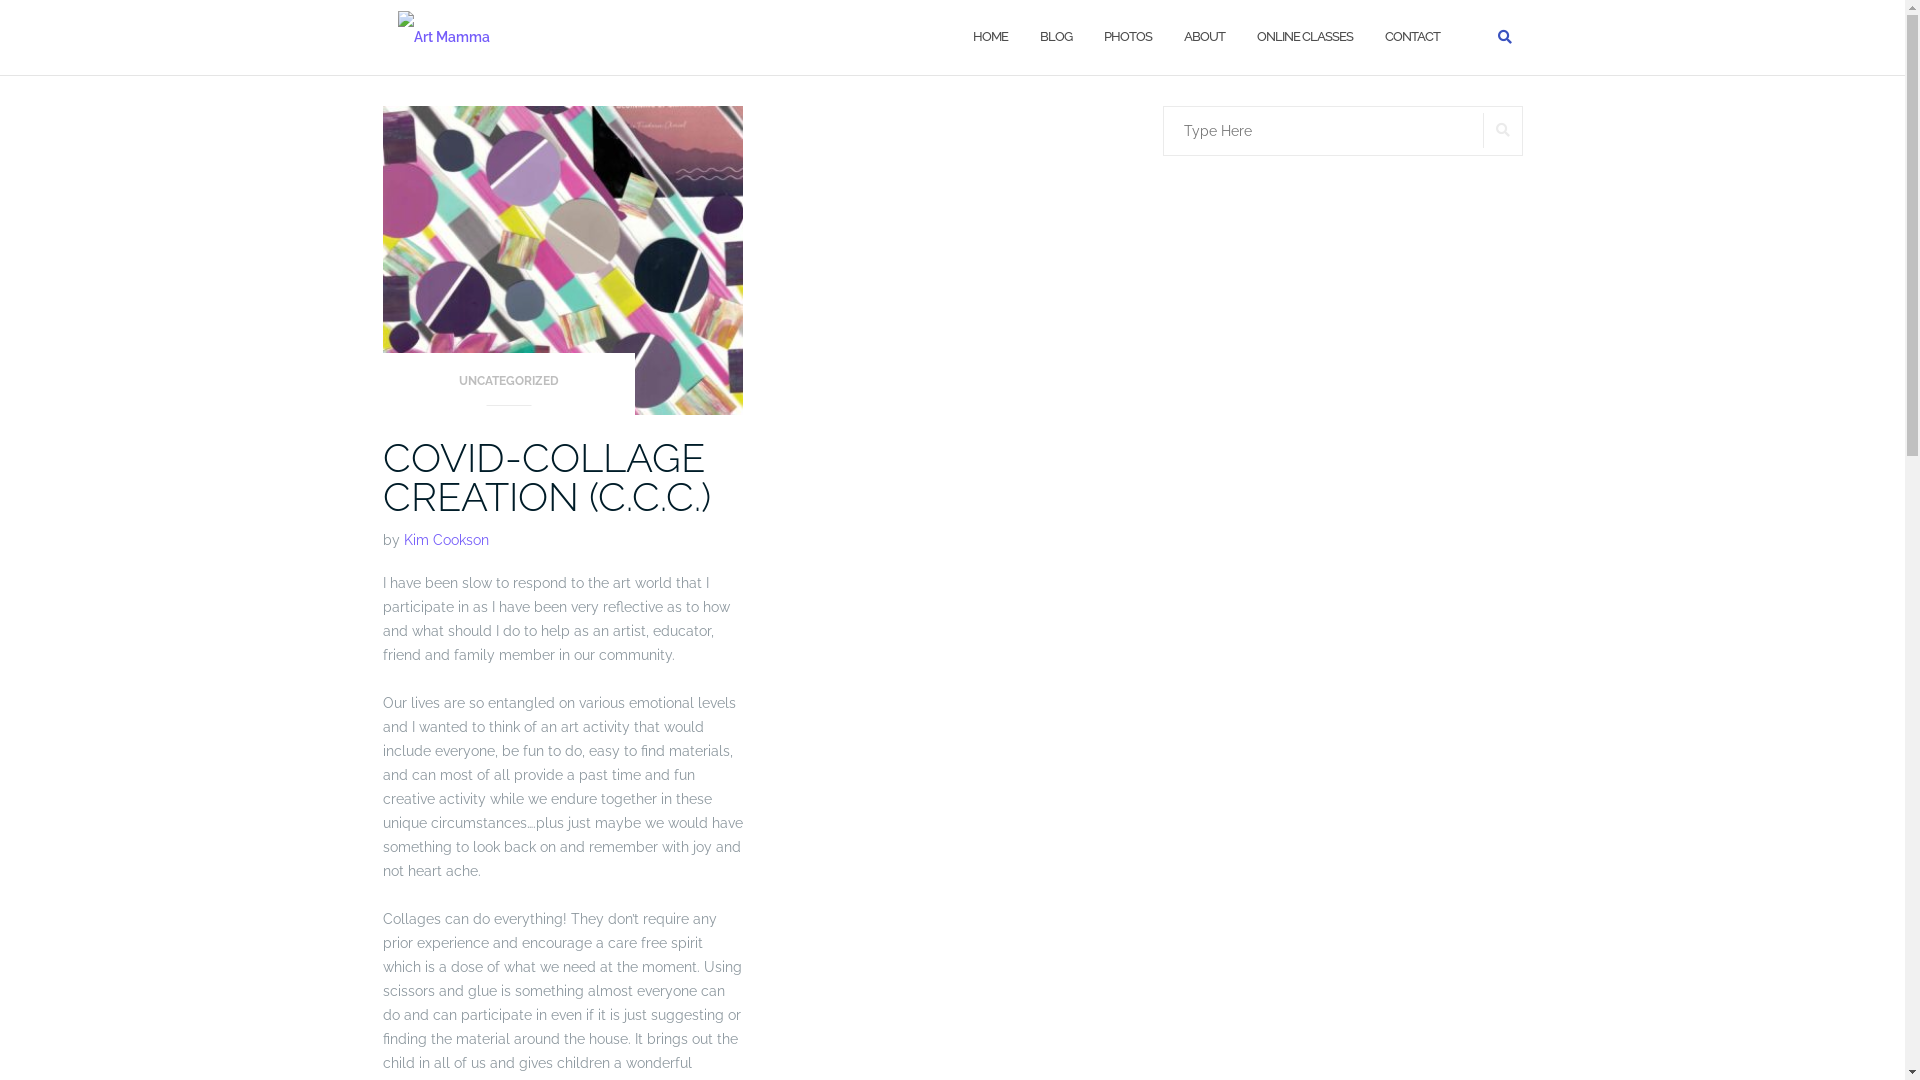 The height and width of the screenshot is (1080, 1920). Describe the element at coordinates (989, 37) in the screenshot. I see `'HOME'` at that location.